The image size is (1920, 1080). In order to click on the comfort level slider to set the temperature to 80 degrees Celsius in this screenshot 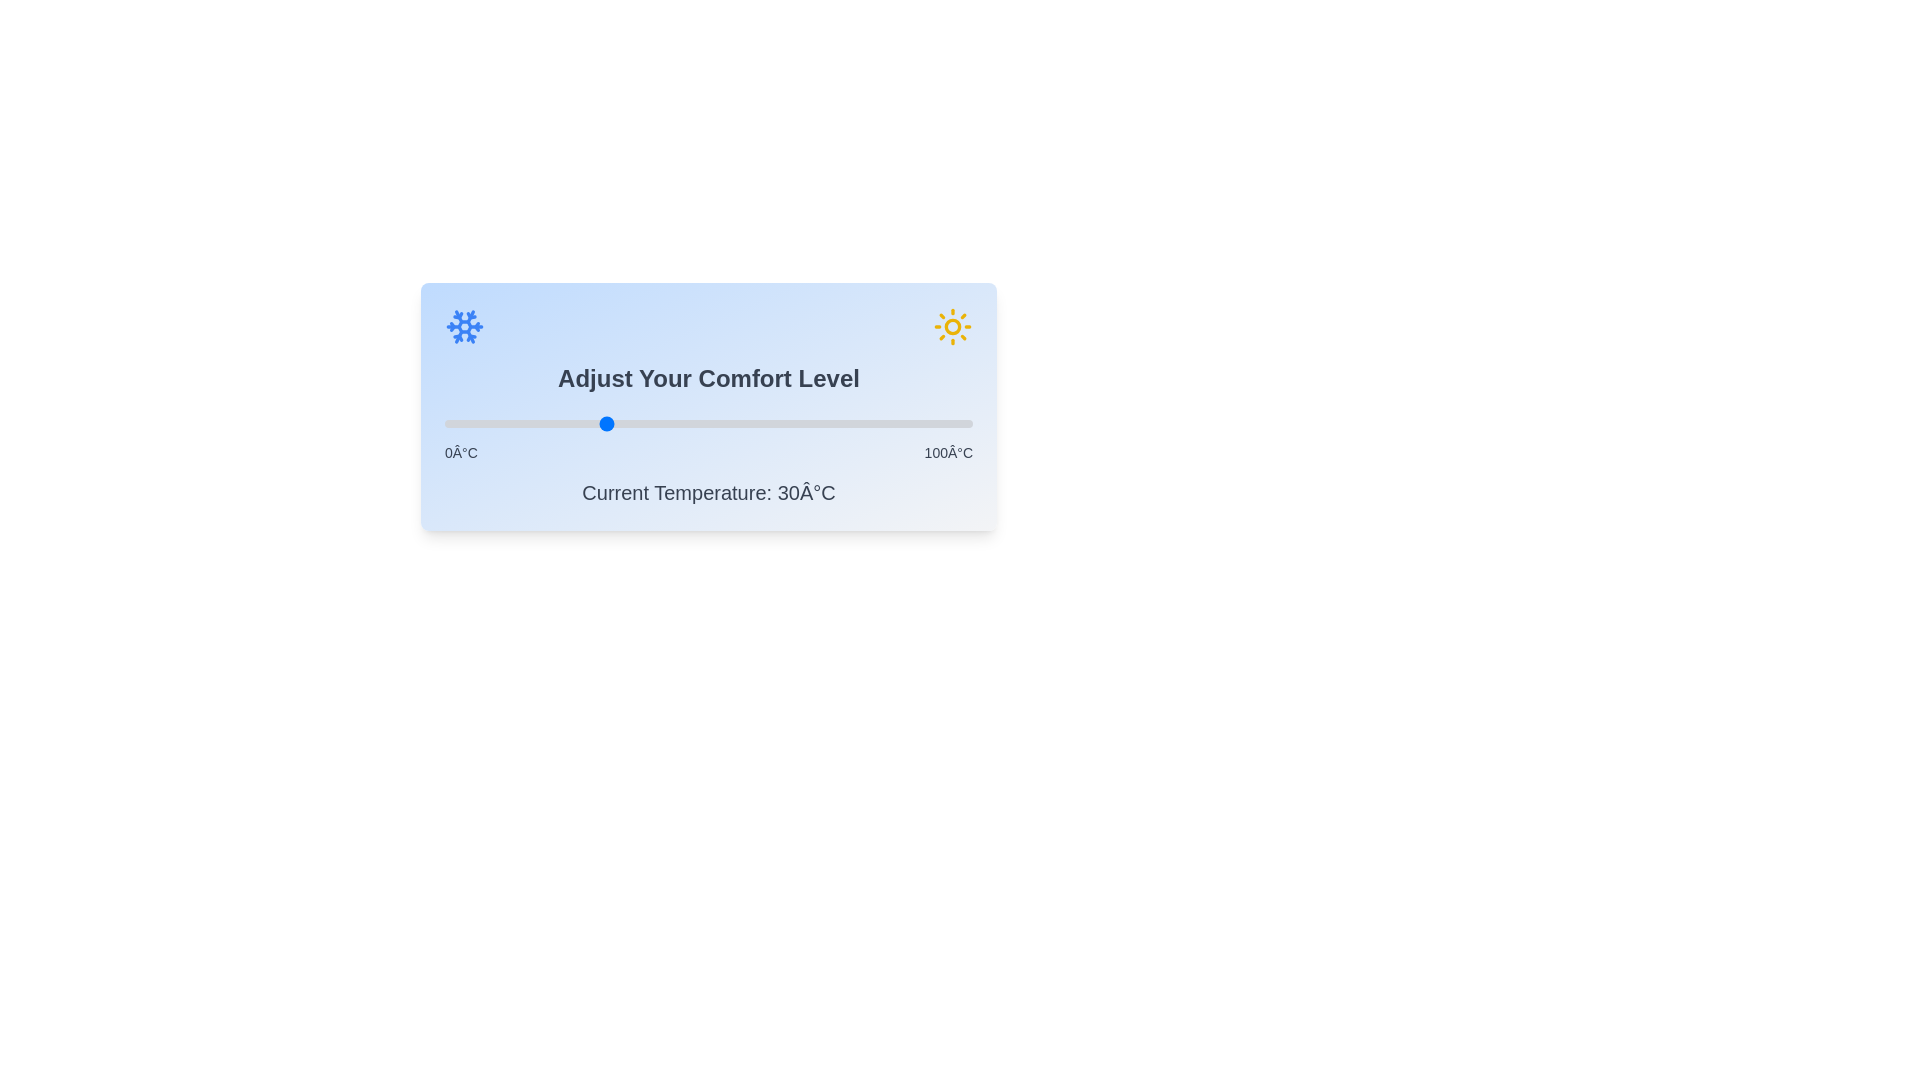, I will do `click(867, 423)`.